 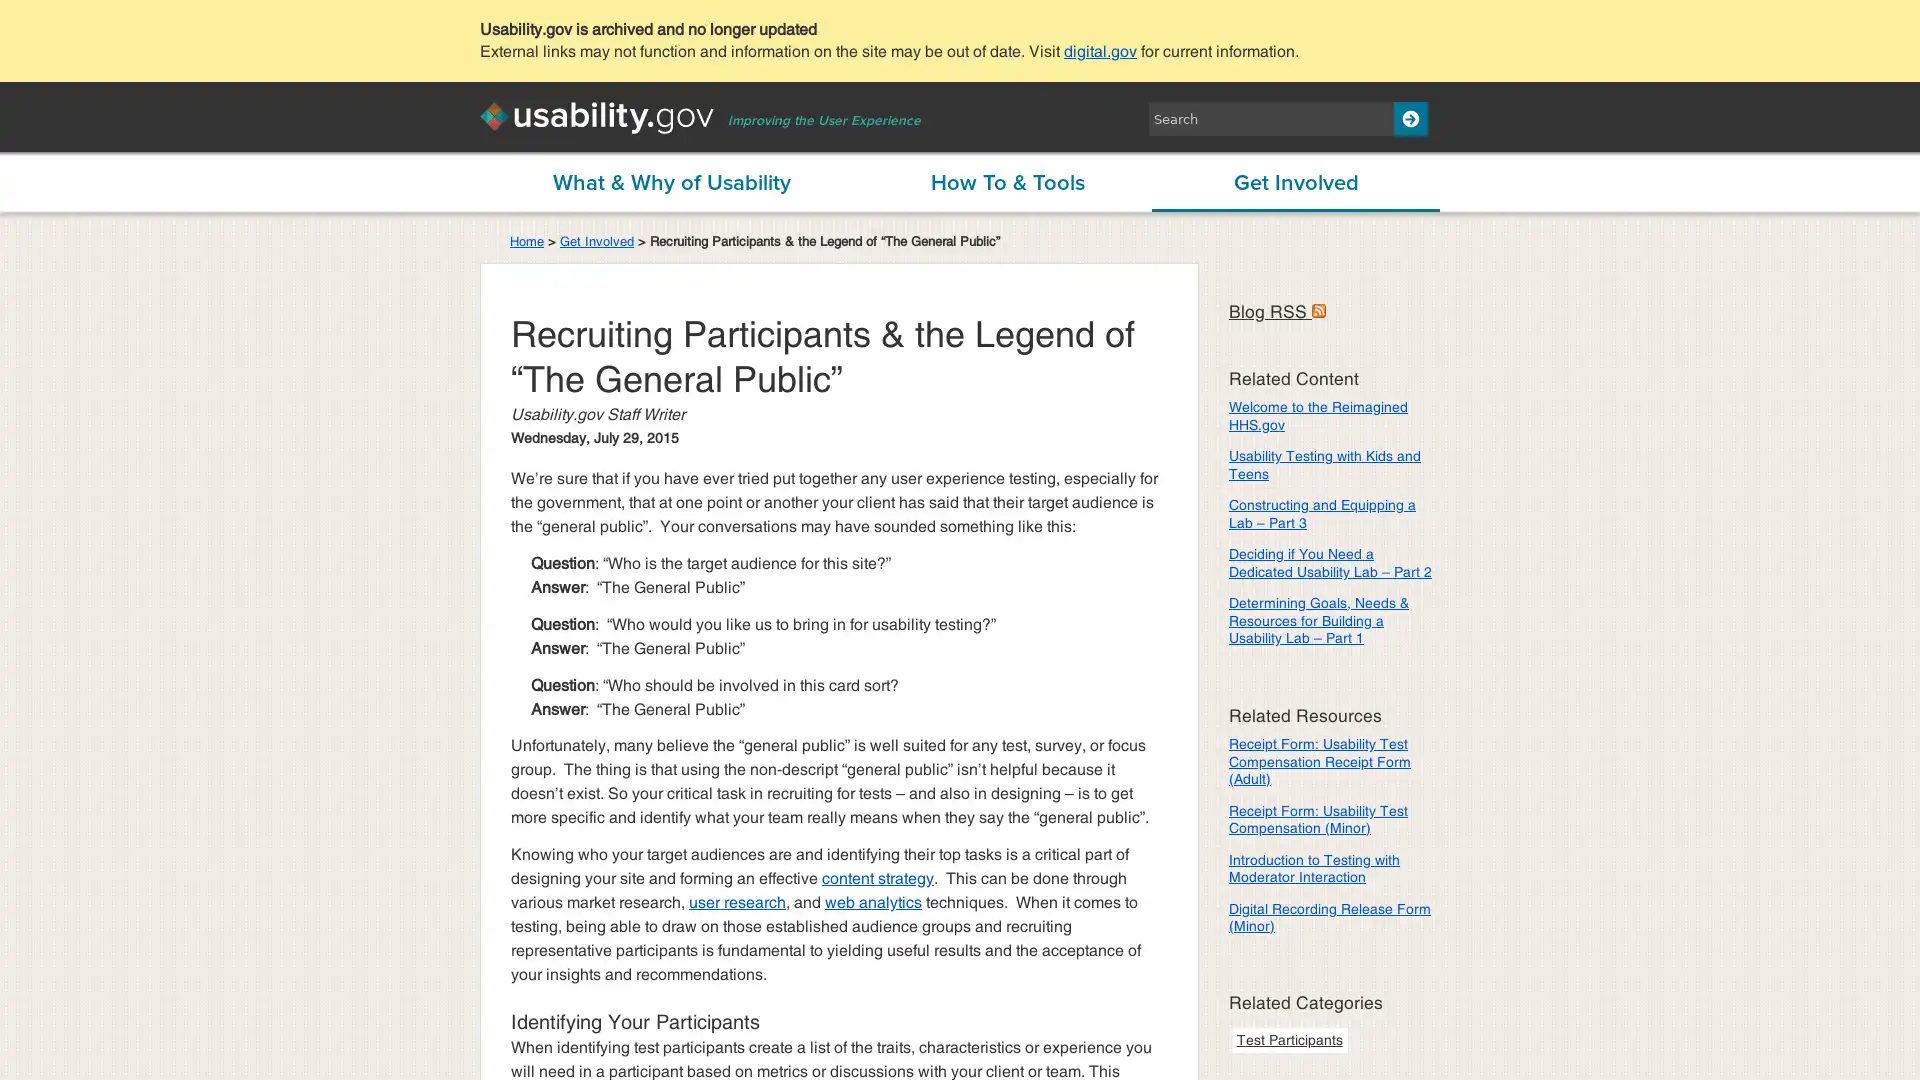 What do you see at coordinates (1410, 119) in the screenshot?
I see `Search` at bounding box center [1410, 119].